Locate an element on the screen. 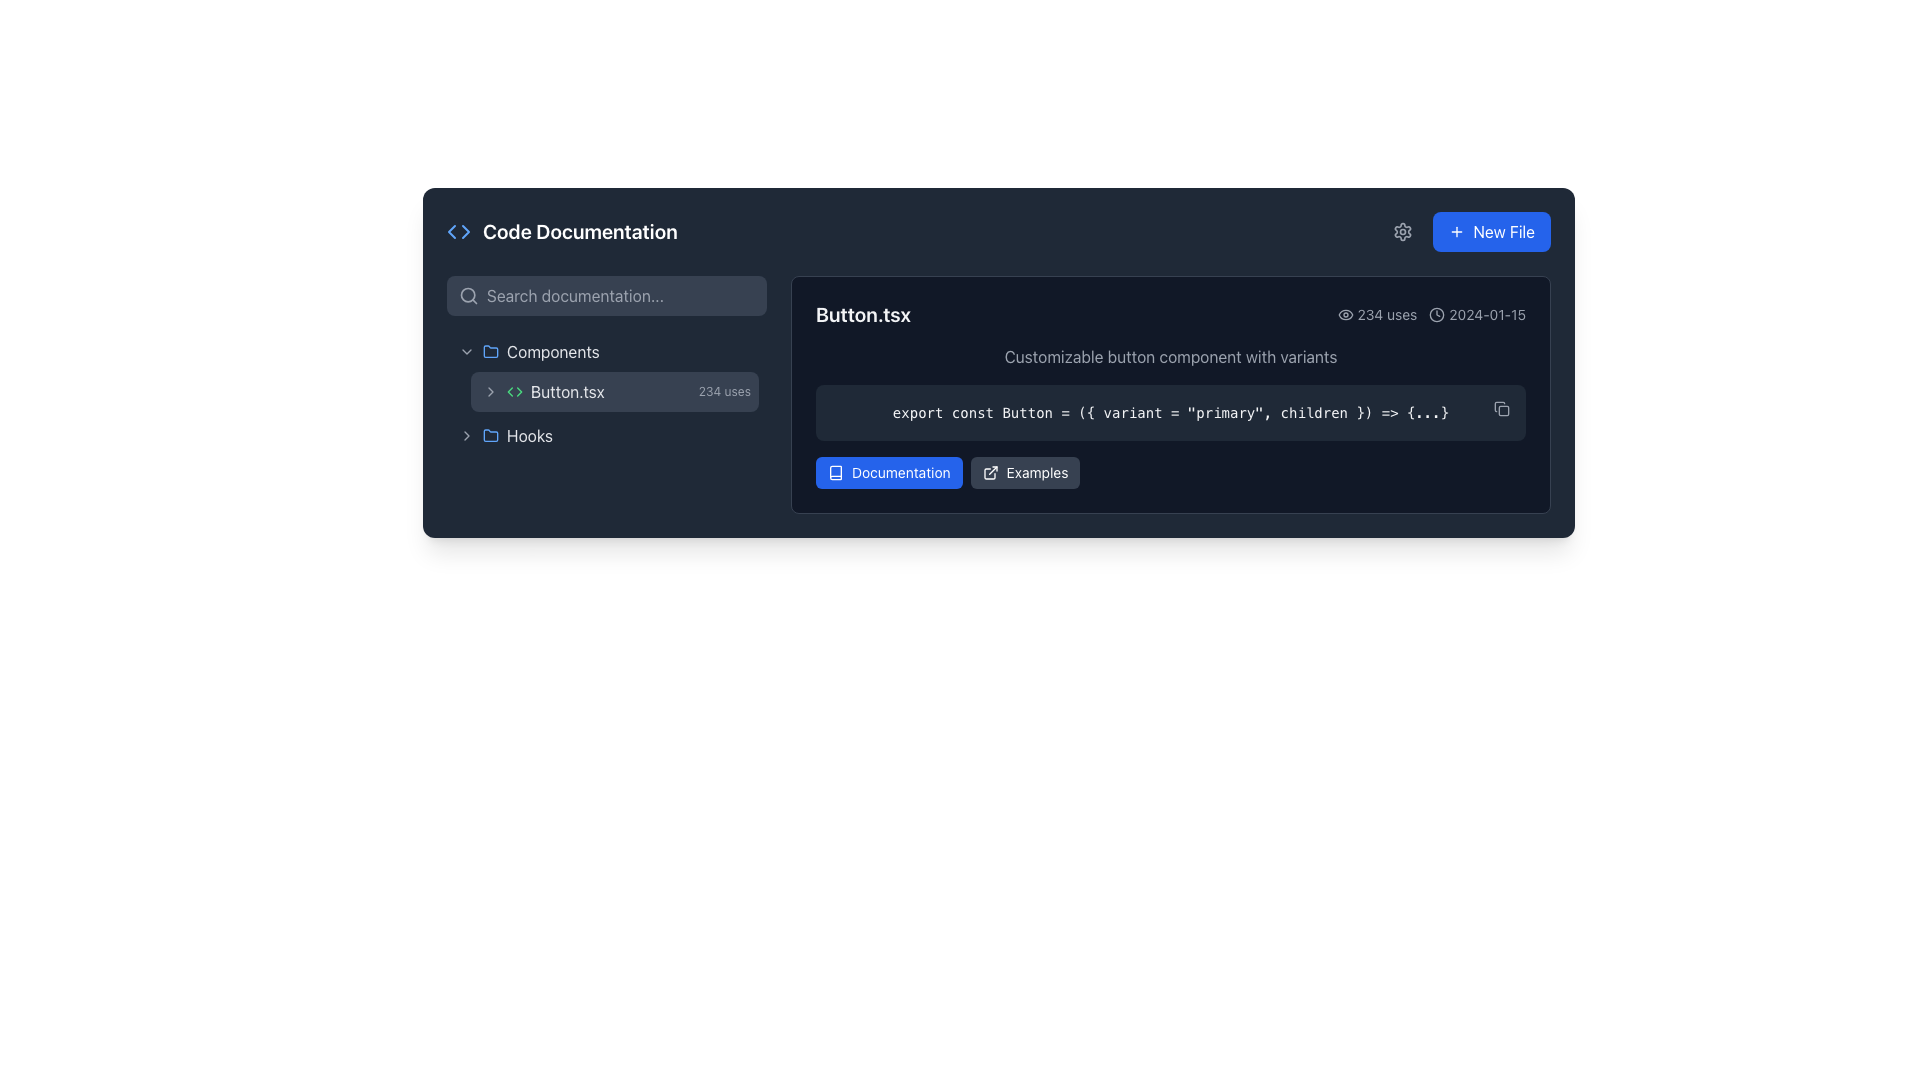 The image size is (1920, 1080). the button with a small downward-pointing chevron icon next to the text 'Components' in the sidebar is located at coordinates (465, 350).